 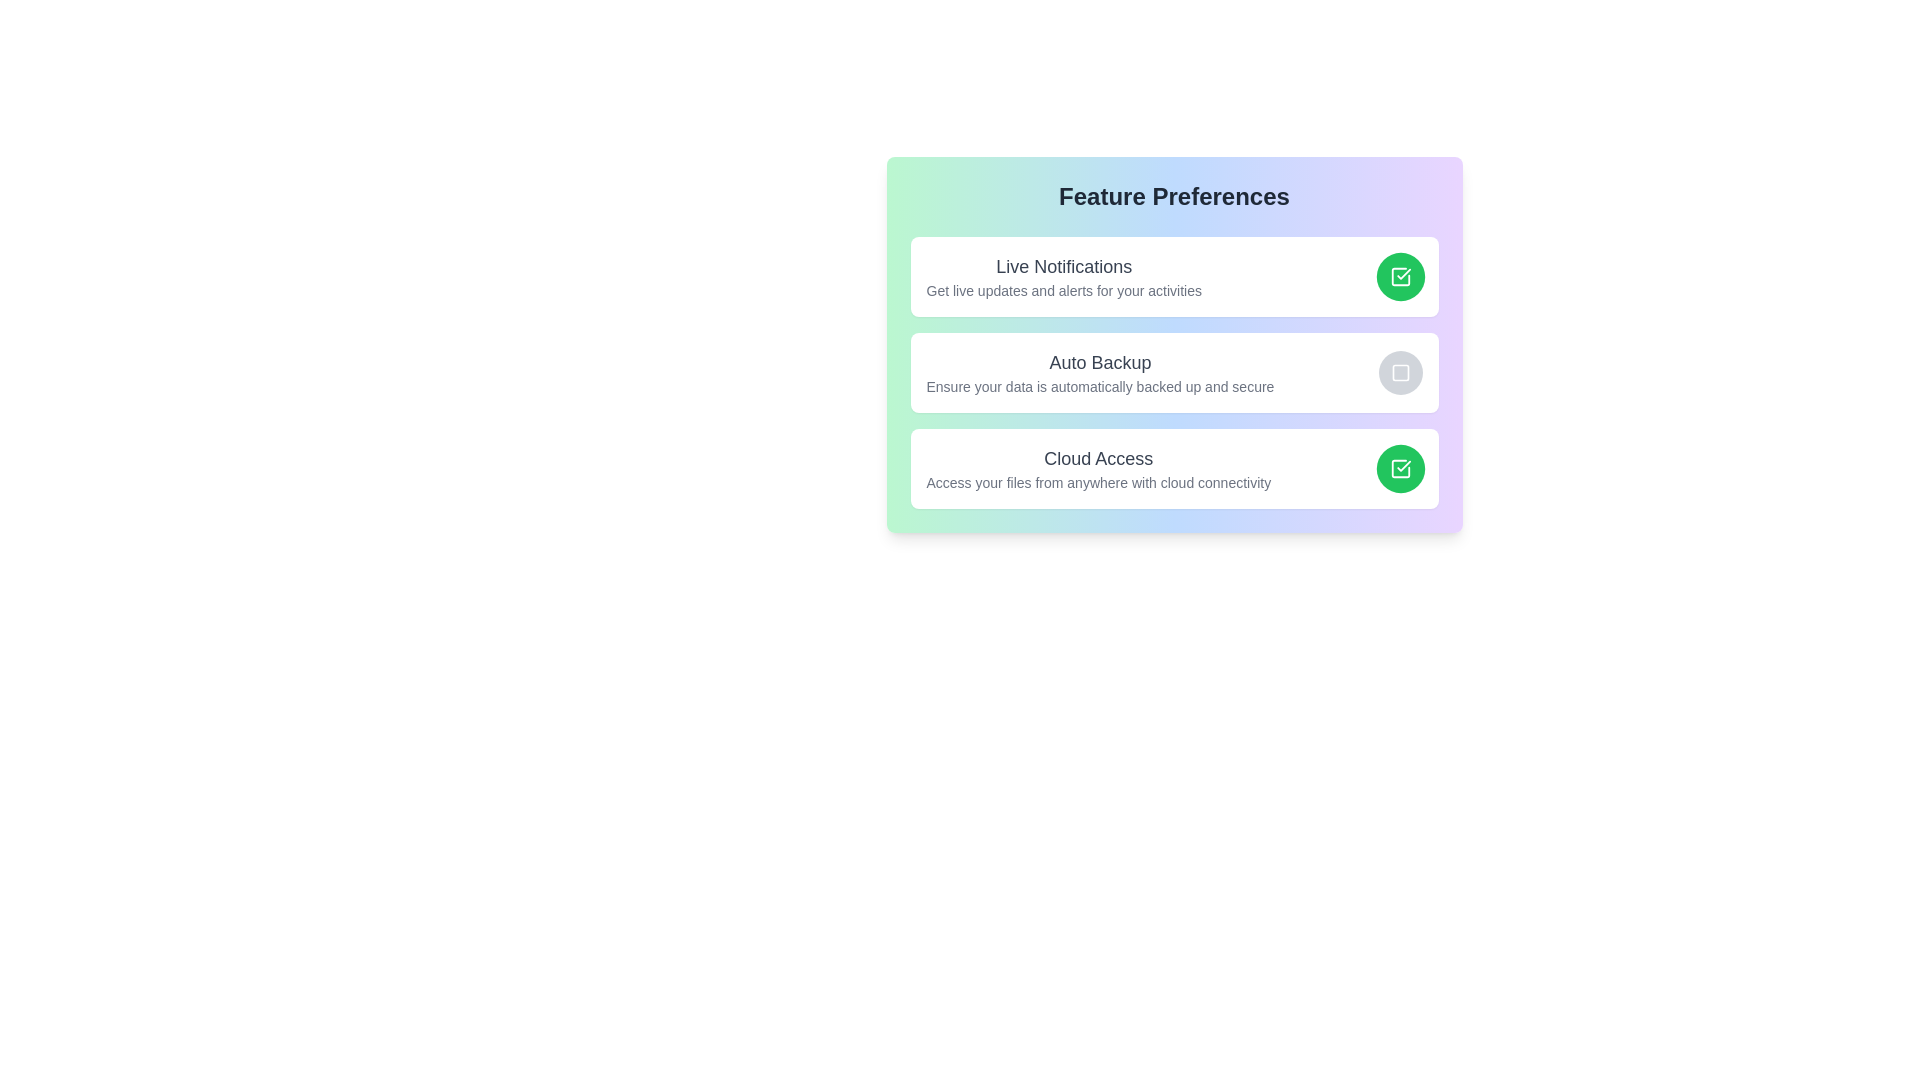 I want to click on the descriptive text for the 'Live Notifications' feature located in the 'Feature Preferences' section, positioned below the header 'Live Notifications' and above the horizontal separator leading to 'Auto Backup', so click(x=1063, y=290).